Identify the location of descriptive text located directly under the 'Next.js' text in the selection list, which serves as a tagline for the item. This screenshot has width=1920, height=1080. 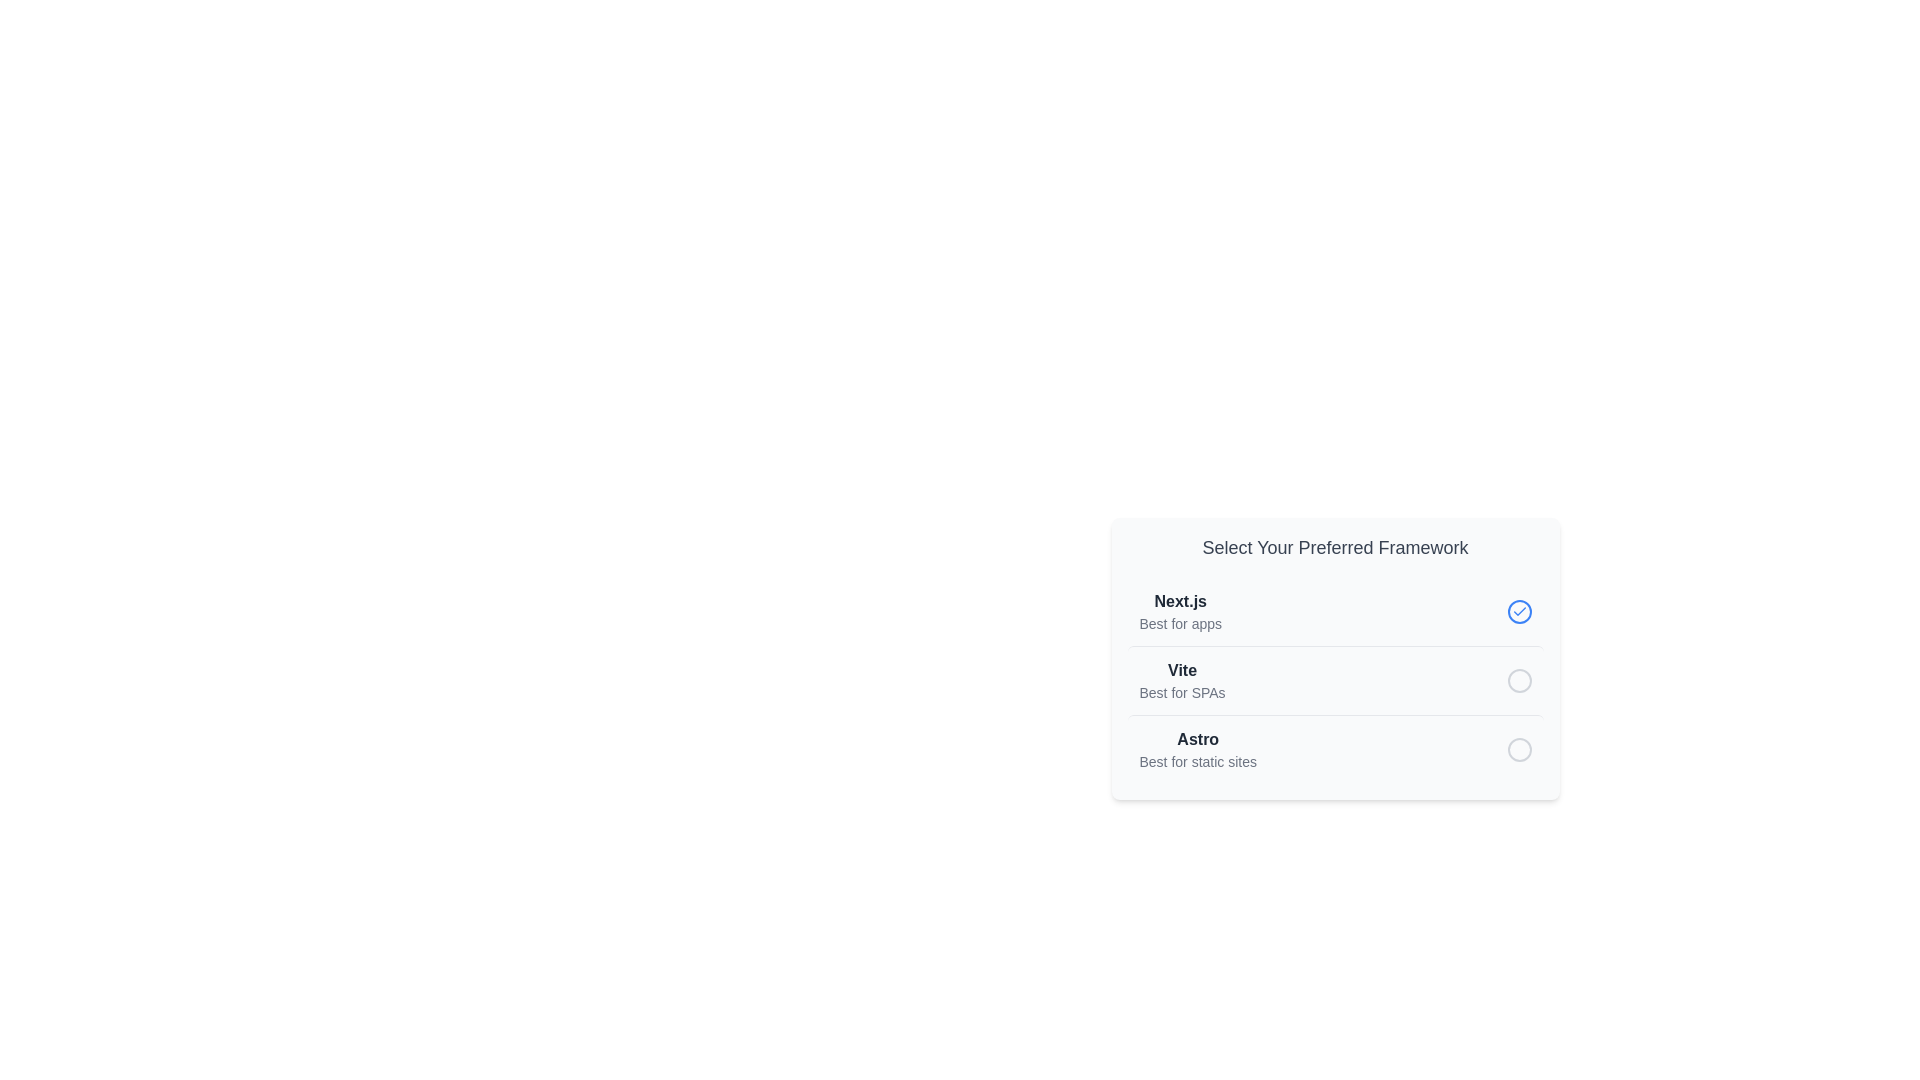
(1180, 623).